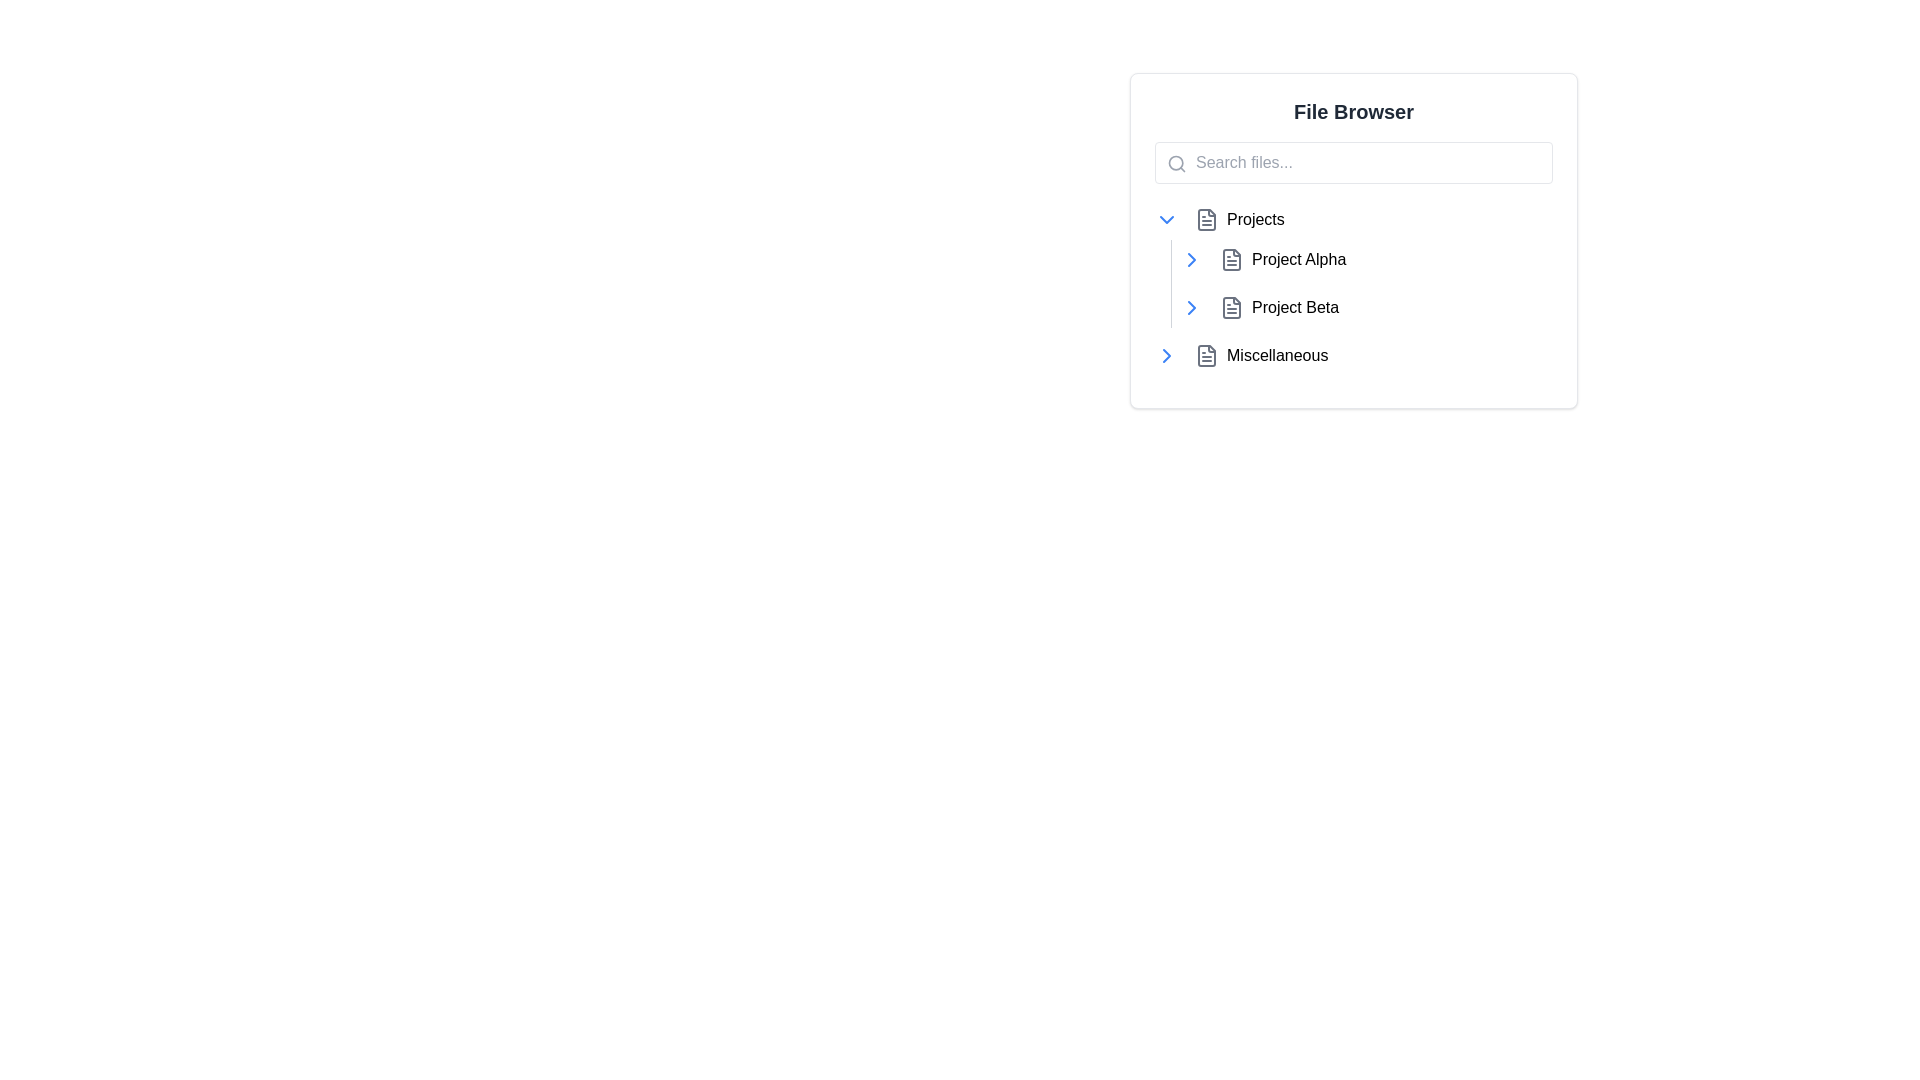 The width and height of the screenshot is (1920, 1080). I want to click on the document icon located to the left of the 'Miscellaneous' label in the file browser interface, so click(1205, 354).